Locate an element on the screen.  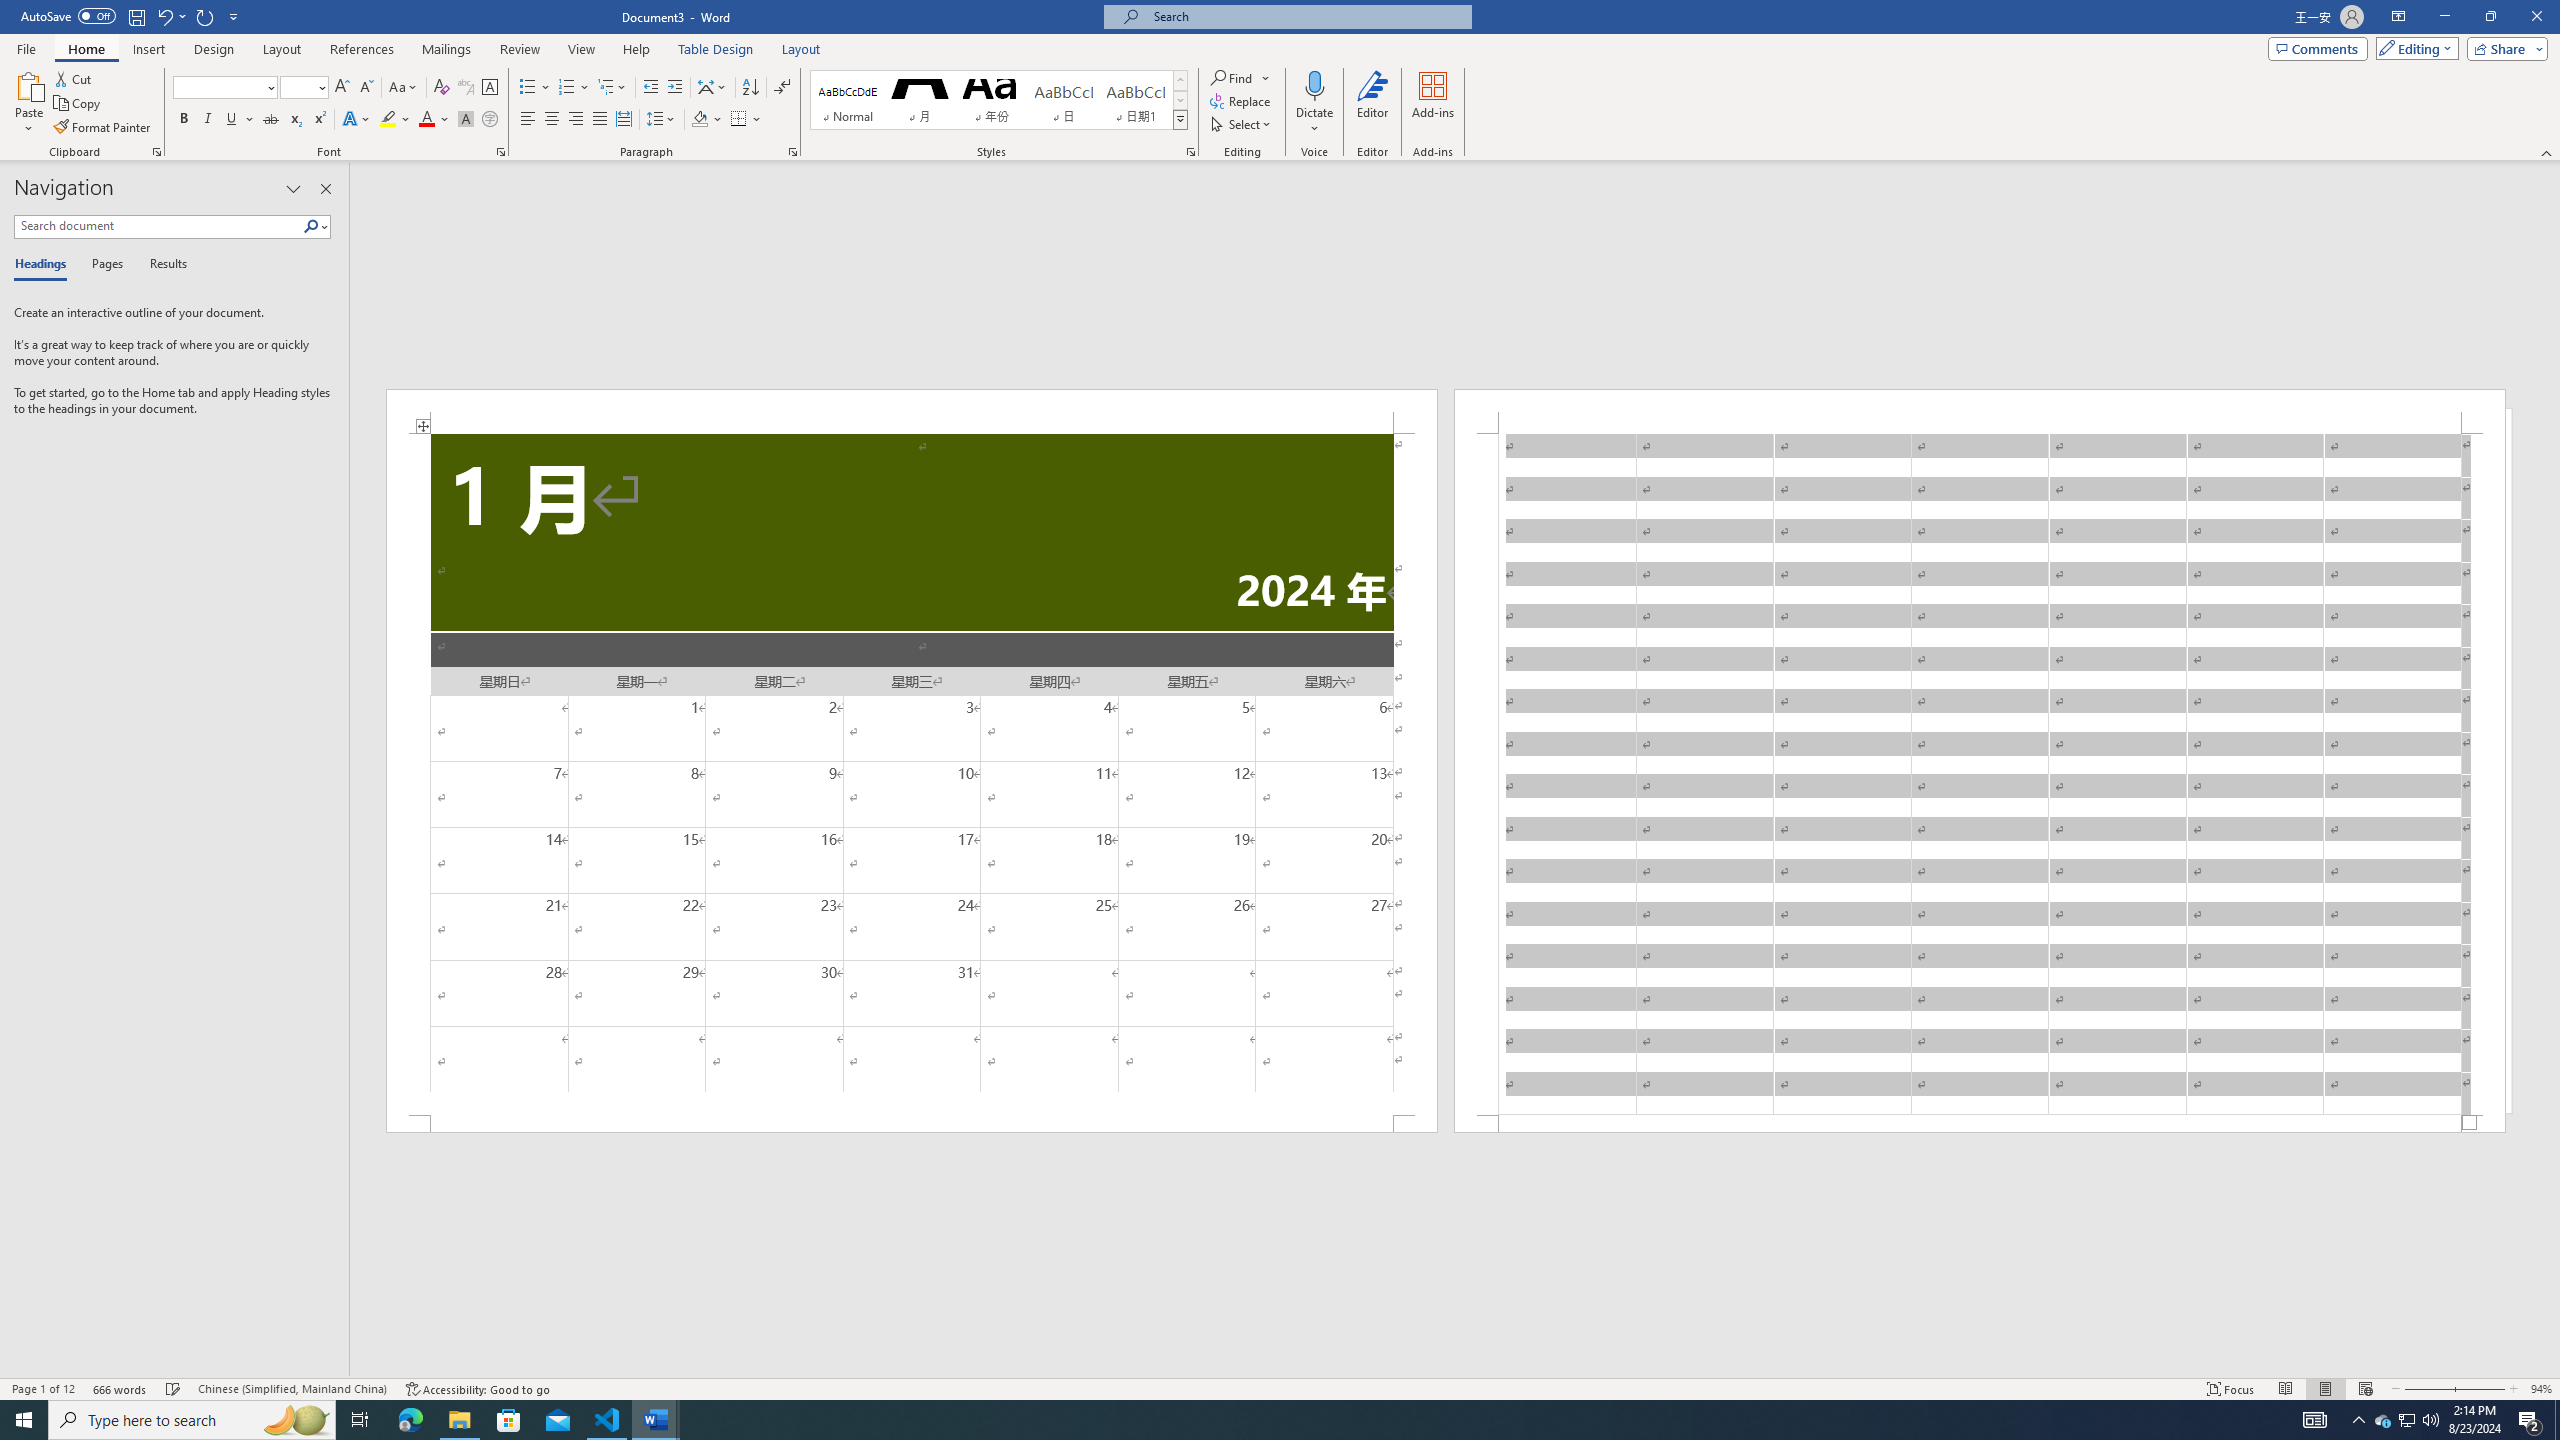
'Customize Quick Access Toolbar' is located at coordinates (233, 15).